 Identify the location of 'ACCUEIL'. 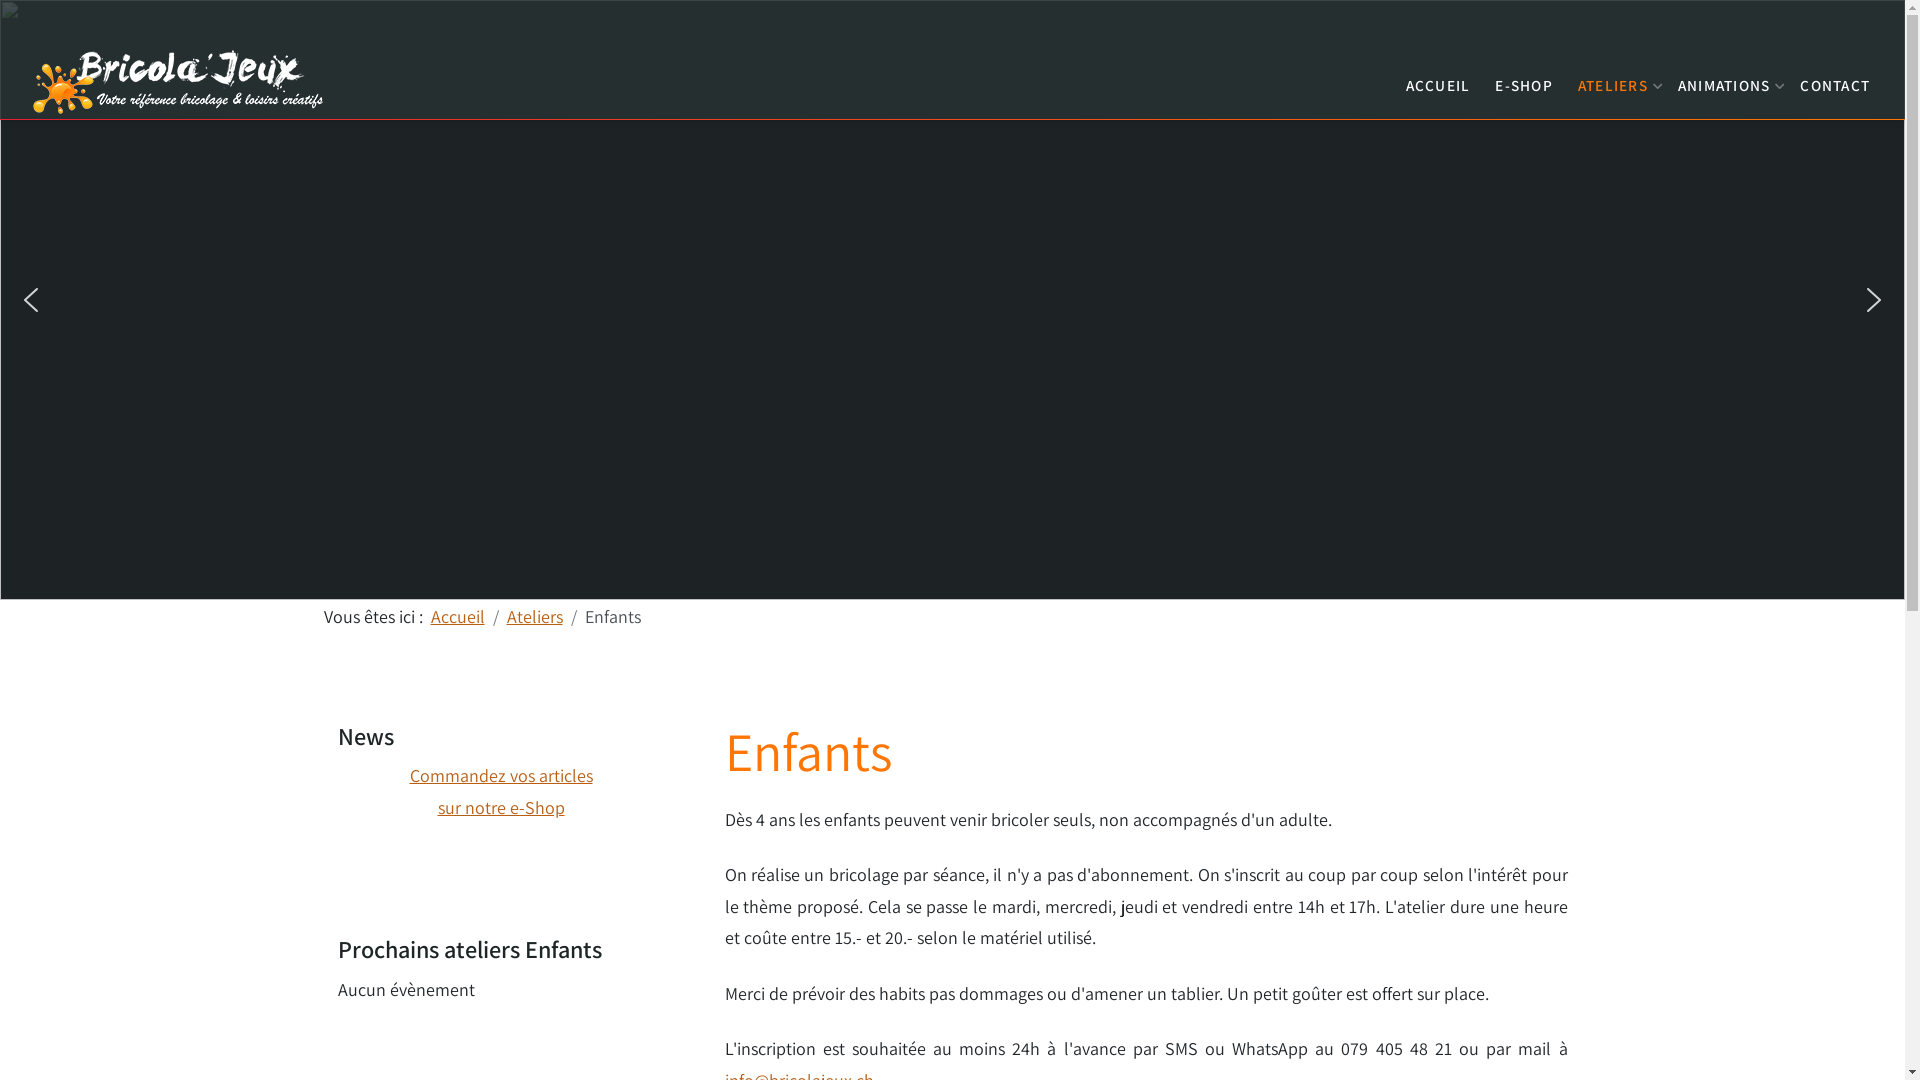
(1436, 79).